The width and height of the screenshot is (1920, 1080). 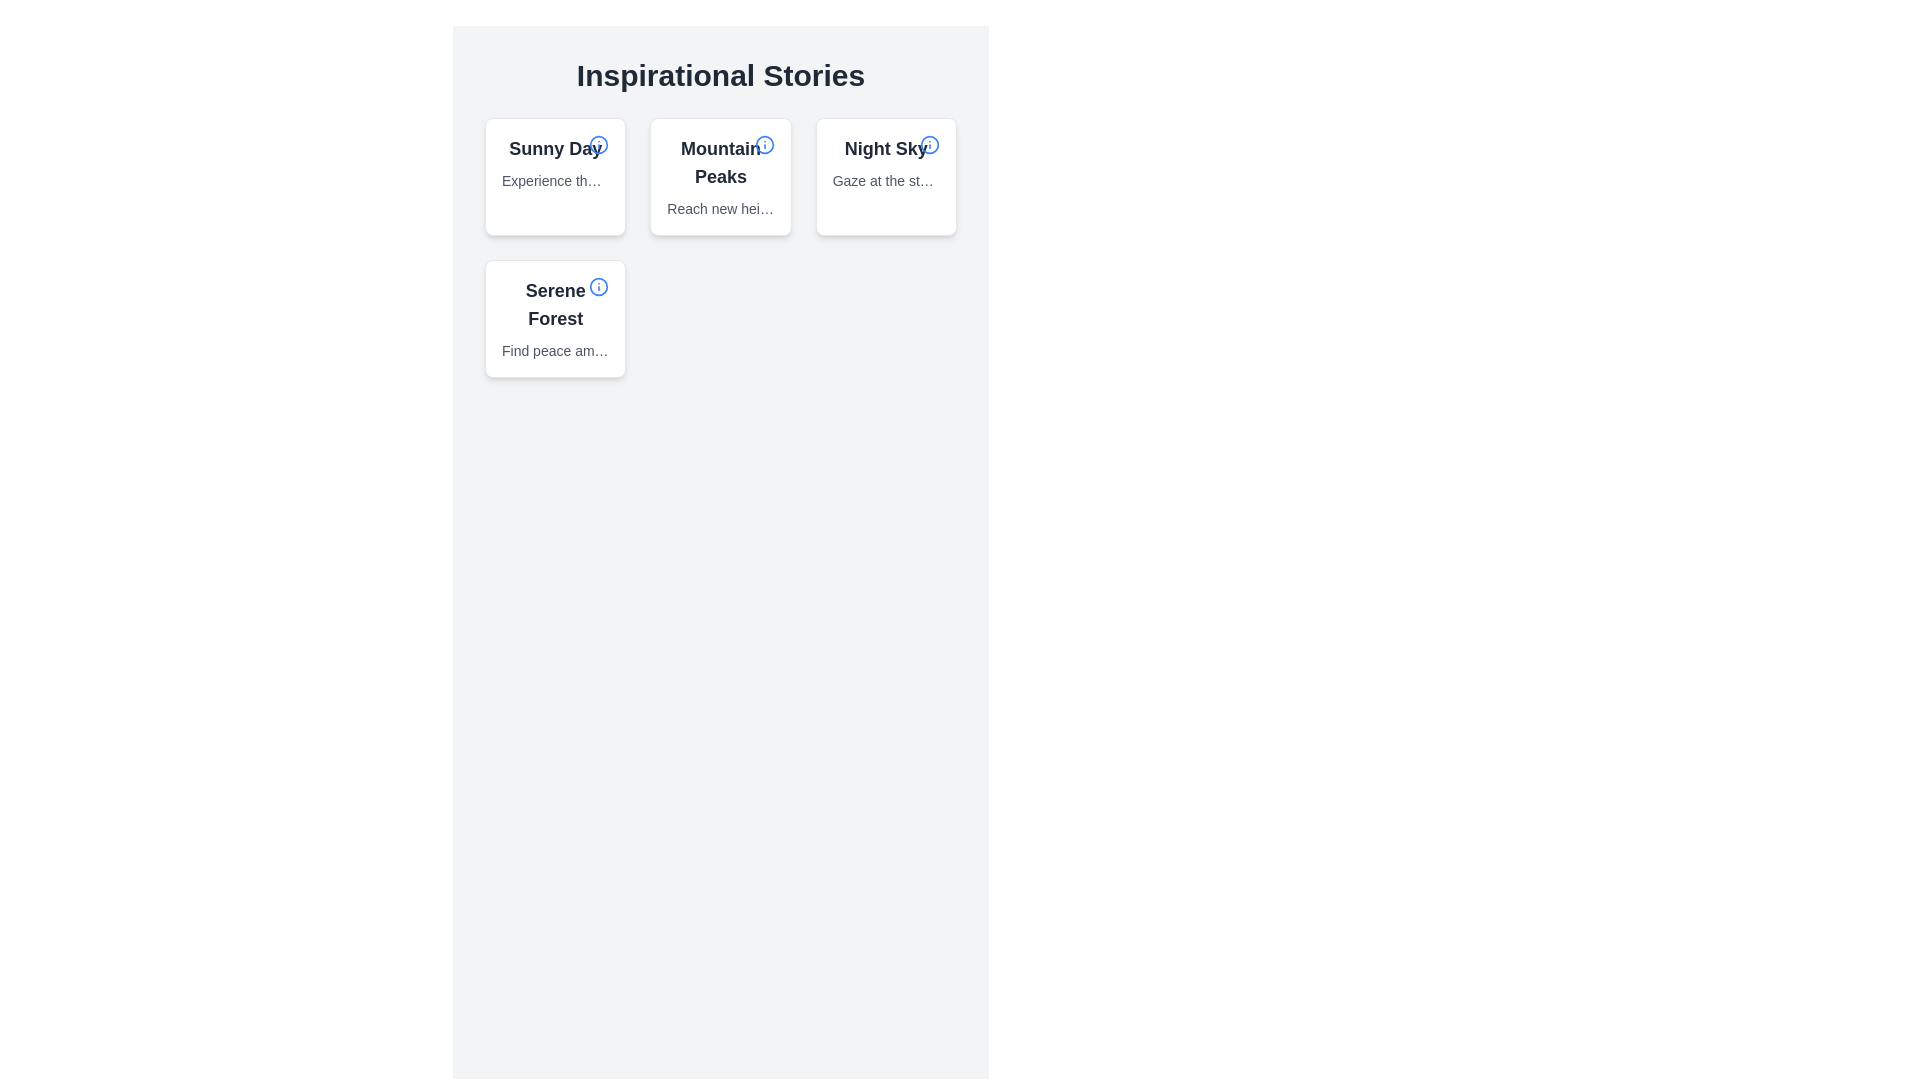 What do you see at coordinates (598, 144) in the screenshot?
I see `the informational indicator icon located in the top-right corner of the 'Sunny Day' card` at bounding box center [598, 144].